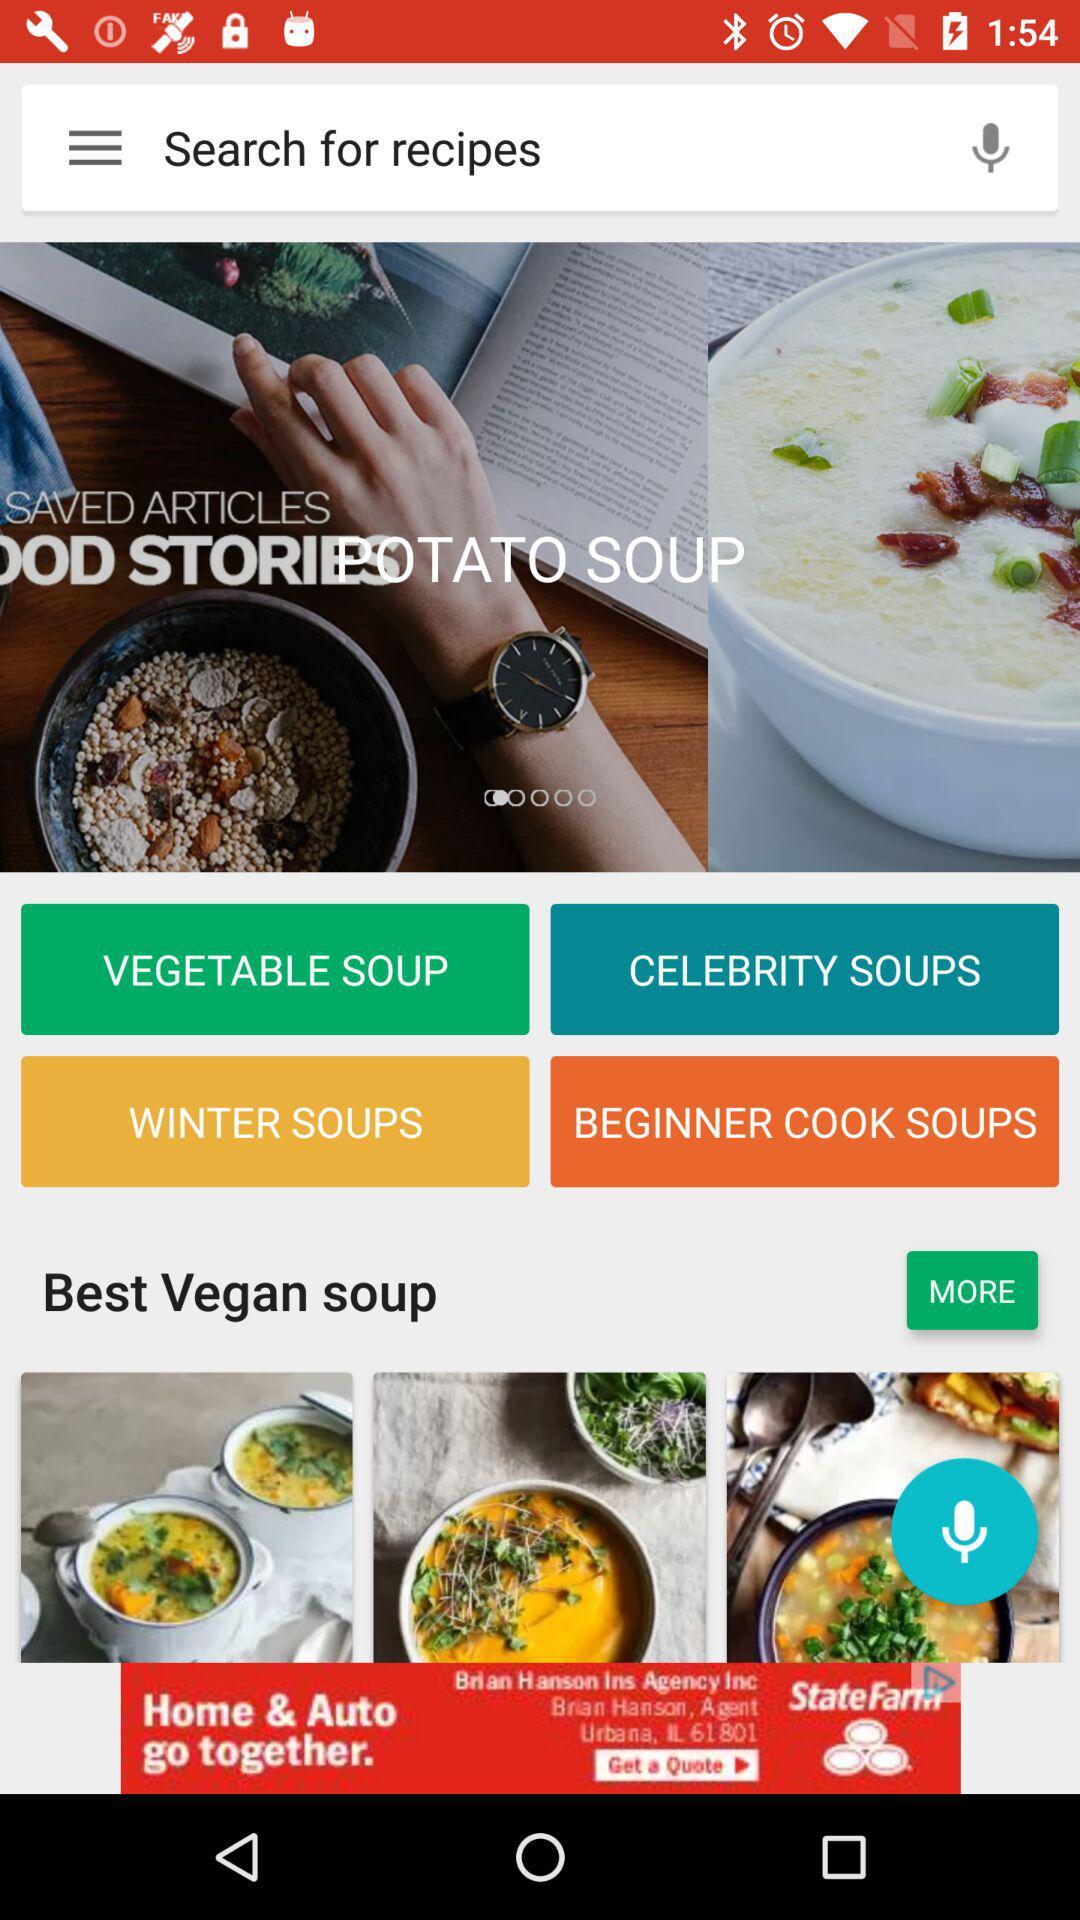 The width and height of the screenshot is (1080, 1920). What do you see at coordinates (990, 146) in the screenshot?
I see `microphone search` at bounding box center [990, 146].